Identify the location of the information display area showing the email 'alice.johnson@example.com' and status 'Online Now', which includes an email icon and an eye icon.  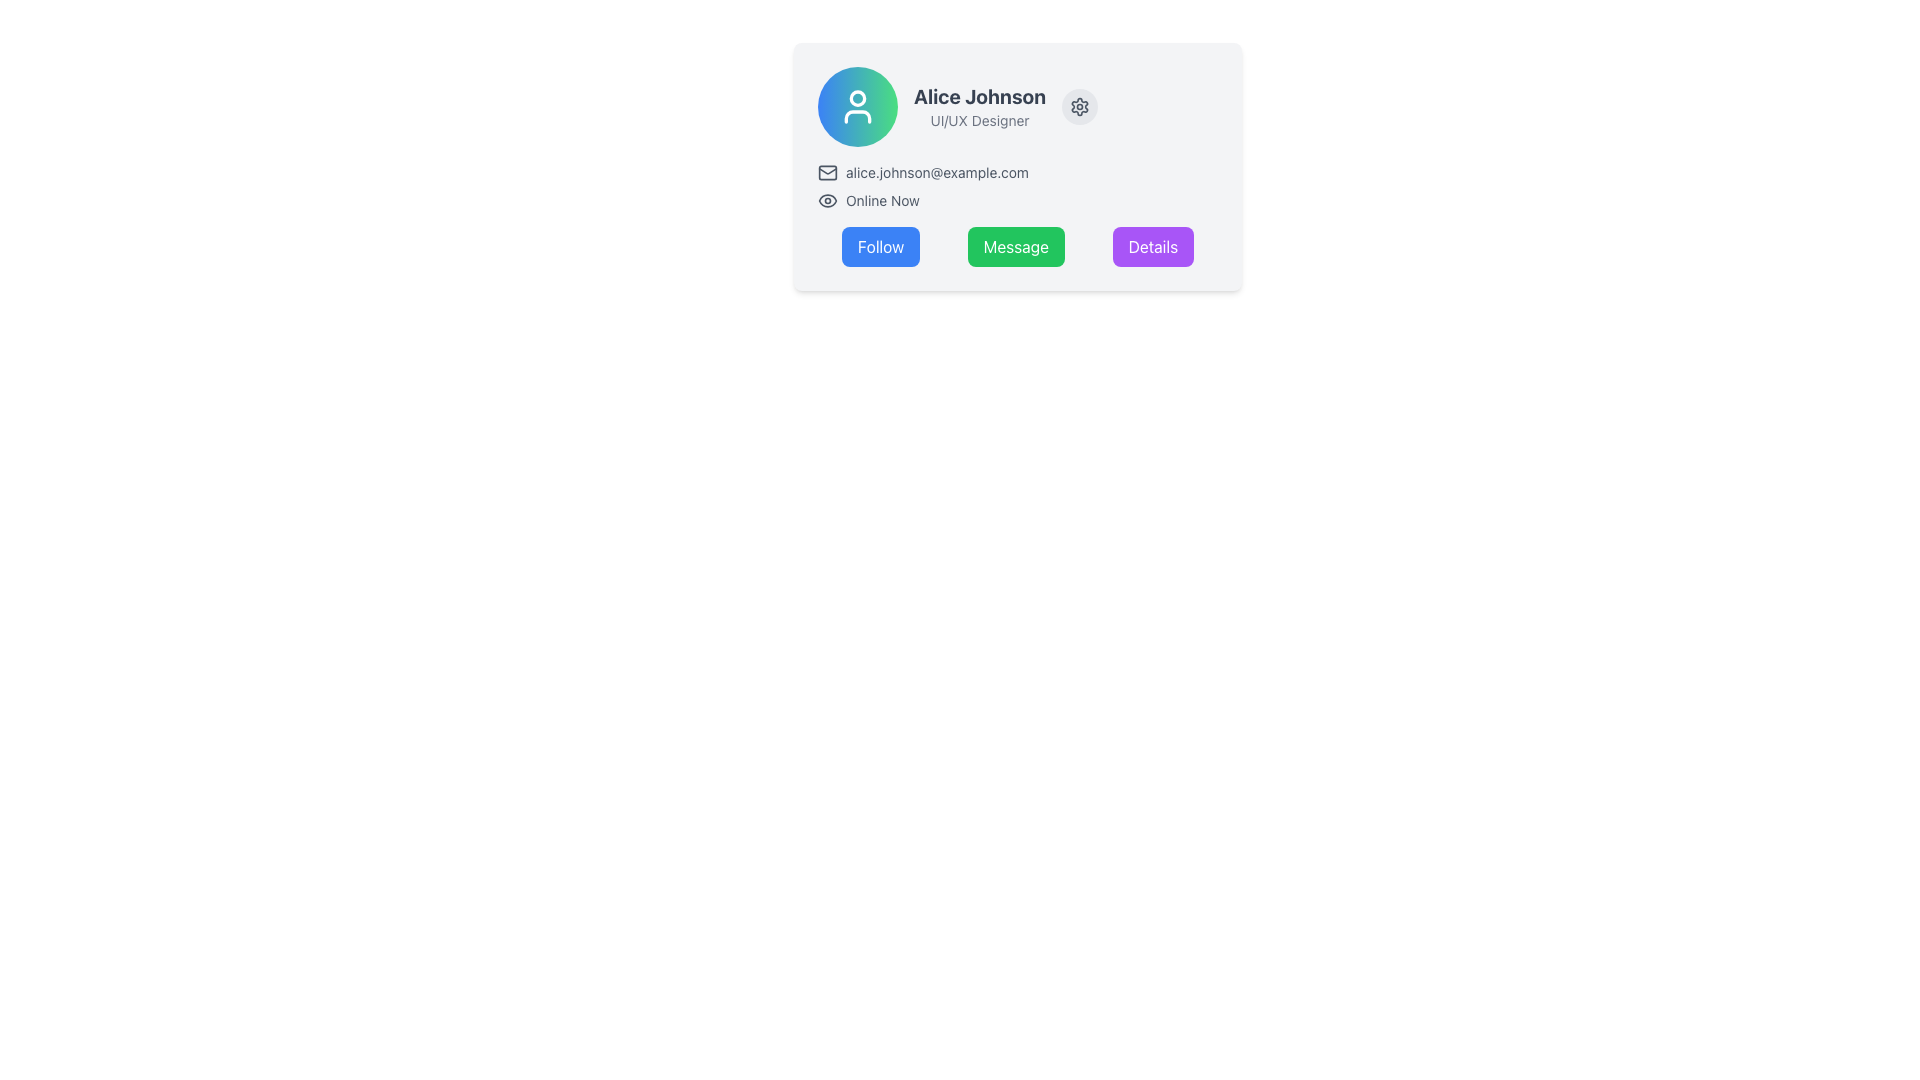
(1017, 186).